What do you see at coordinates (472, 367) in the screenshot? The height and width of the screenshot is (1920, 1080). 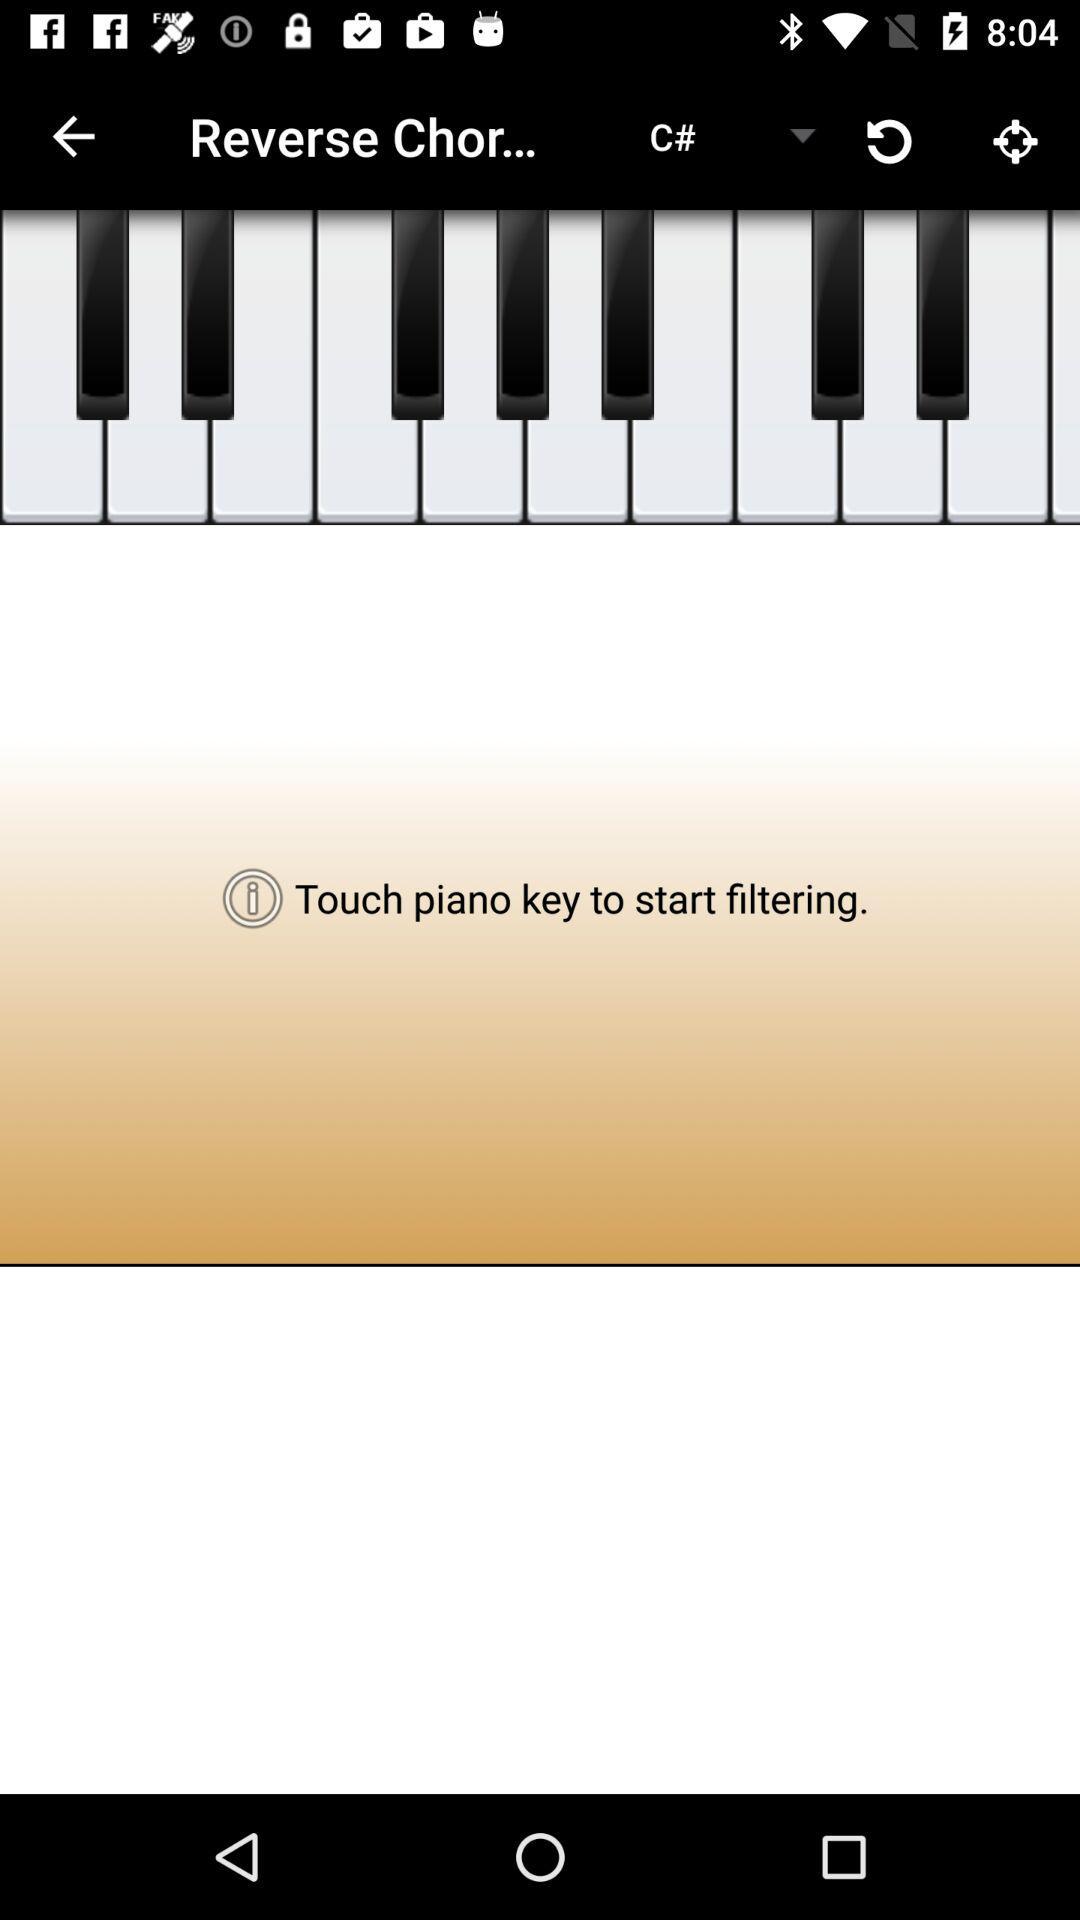 I see `choose the note` at bounding box center [472, 367].